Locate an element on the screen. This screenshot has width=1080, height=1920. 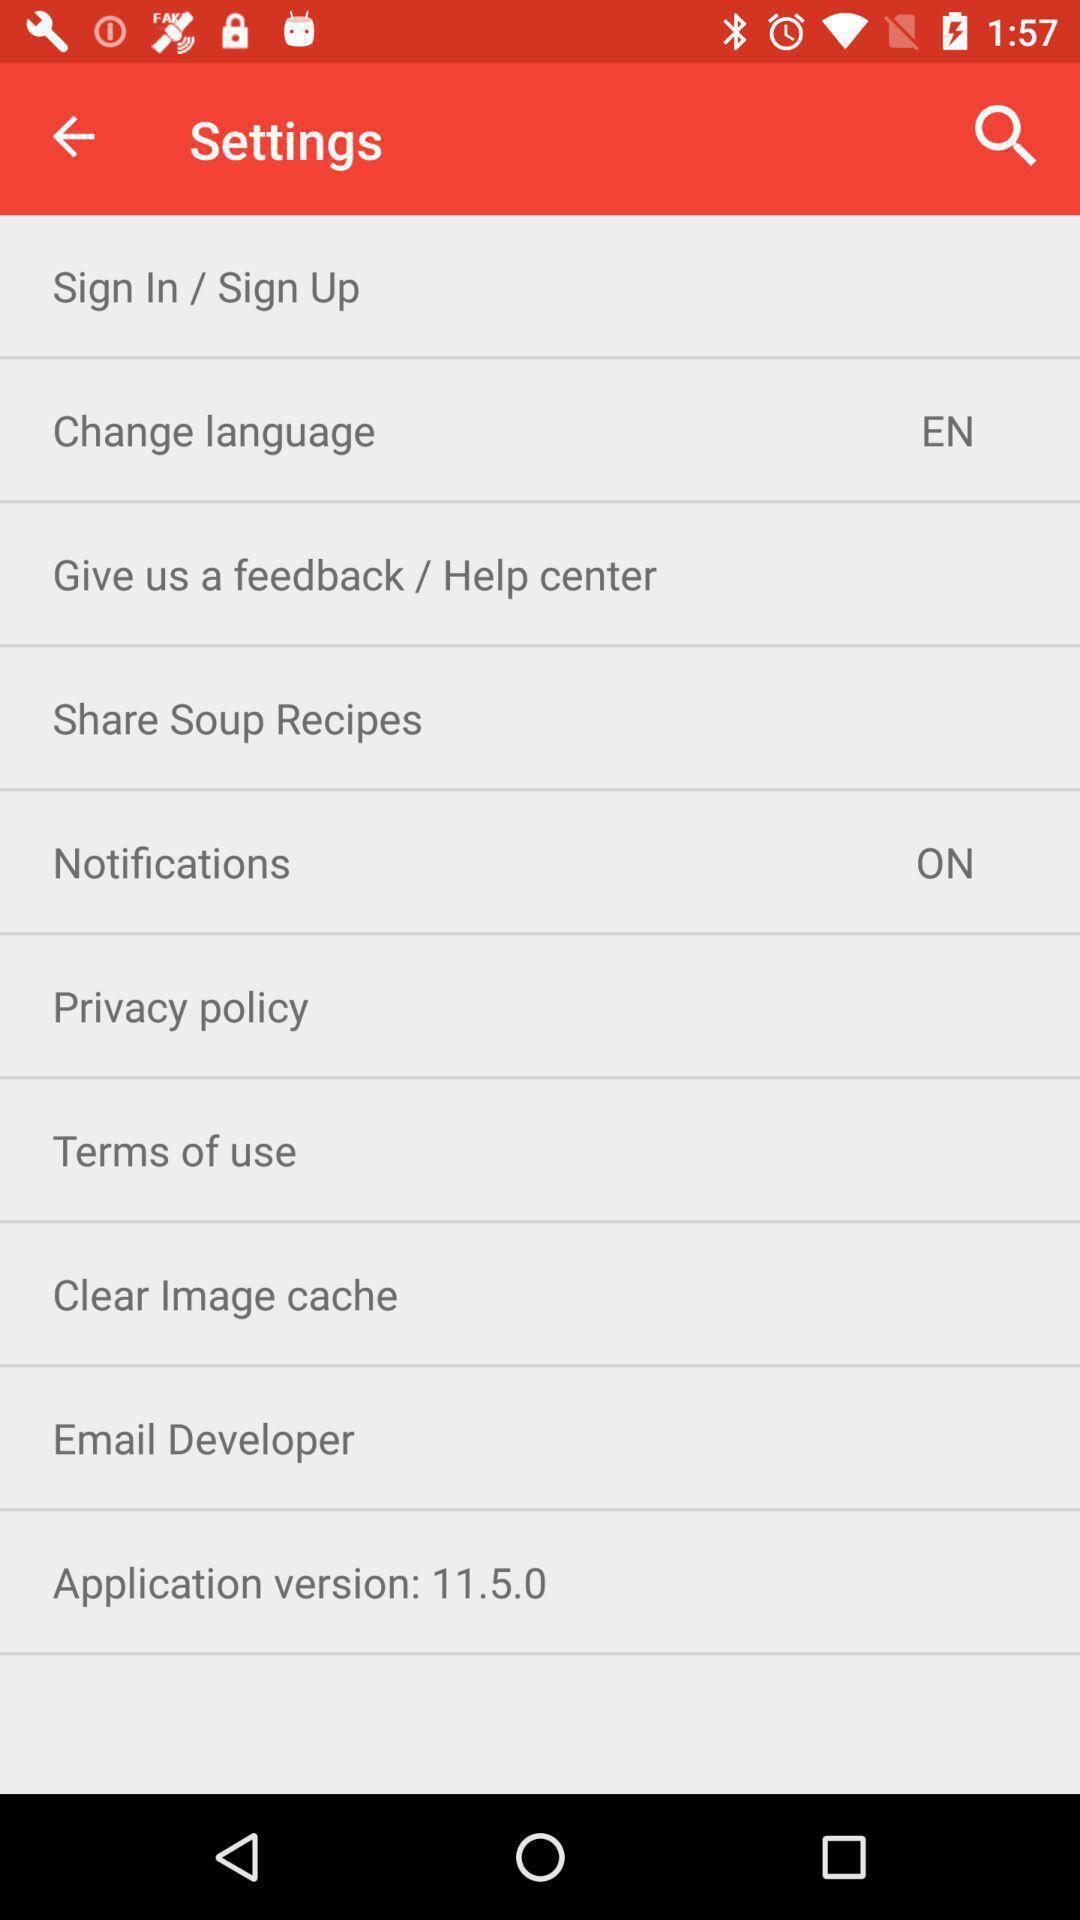
the sign in sign item is located at coordinates (540, 284).